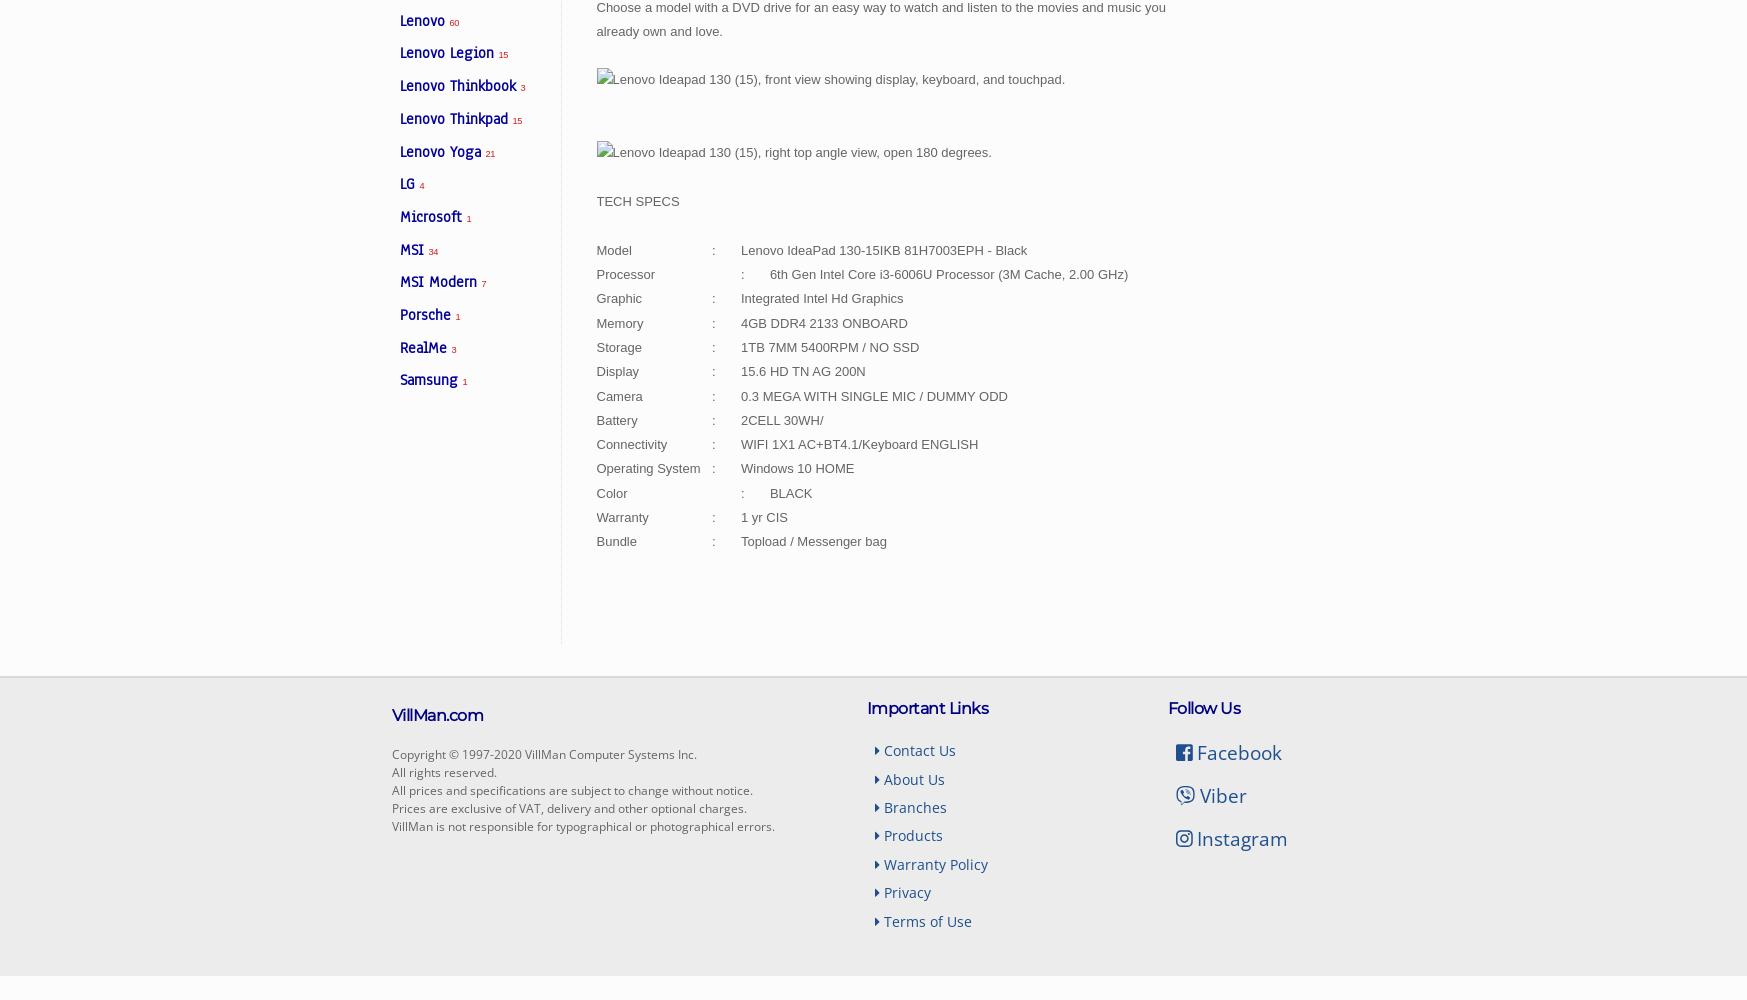 Image resolution: width=1747 pixels, height=1000 pixels. What do you see at coordinates (448, 53) in the screenshot?
I see `'Lenovo Legion'` at bounding box center [448, 53].